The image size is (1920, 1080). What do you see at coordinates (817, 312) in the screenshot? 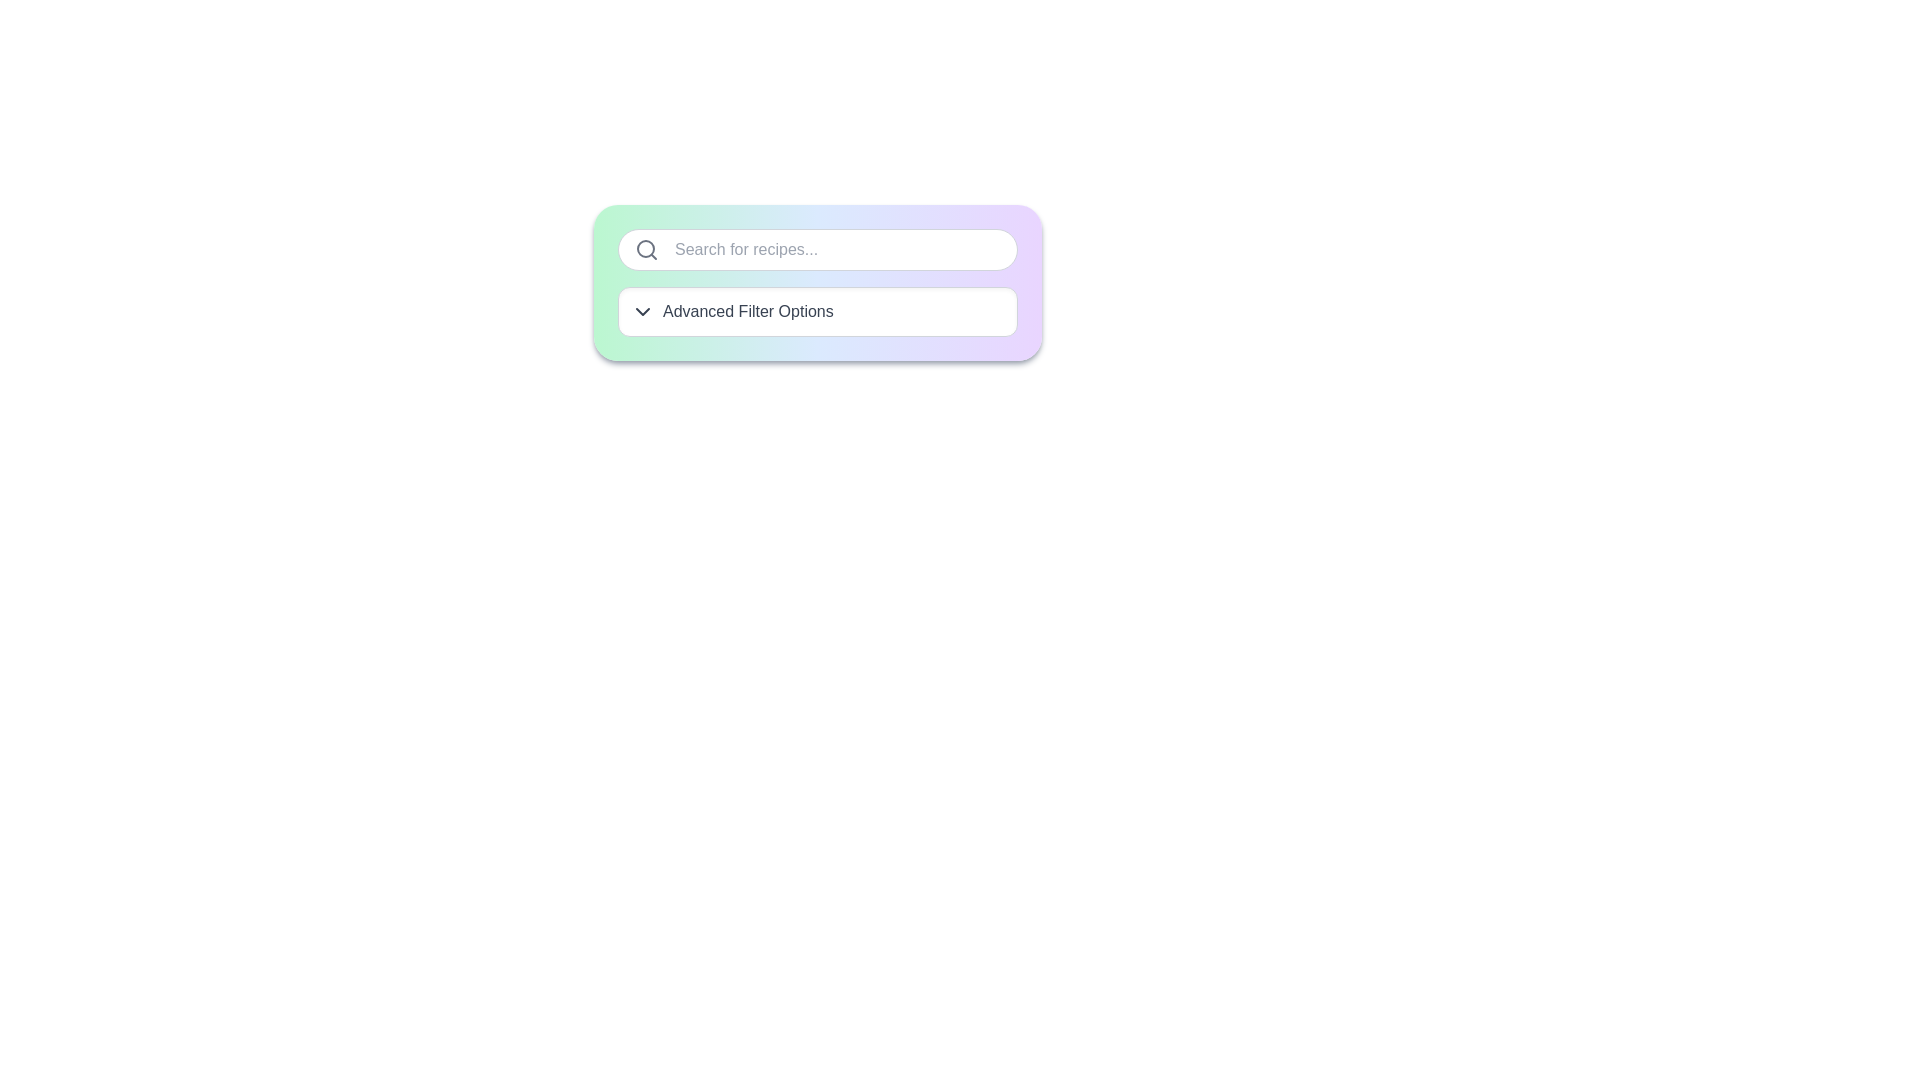
I see `text label 'Advanced Filter Options' which is styled in gray and located at the top left of the search and filter section` at bounding box center [817, 312].